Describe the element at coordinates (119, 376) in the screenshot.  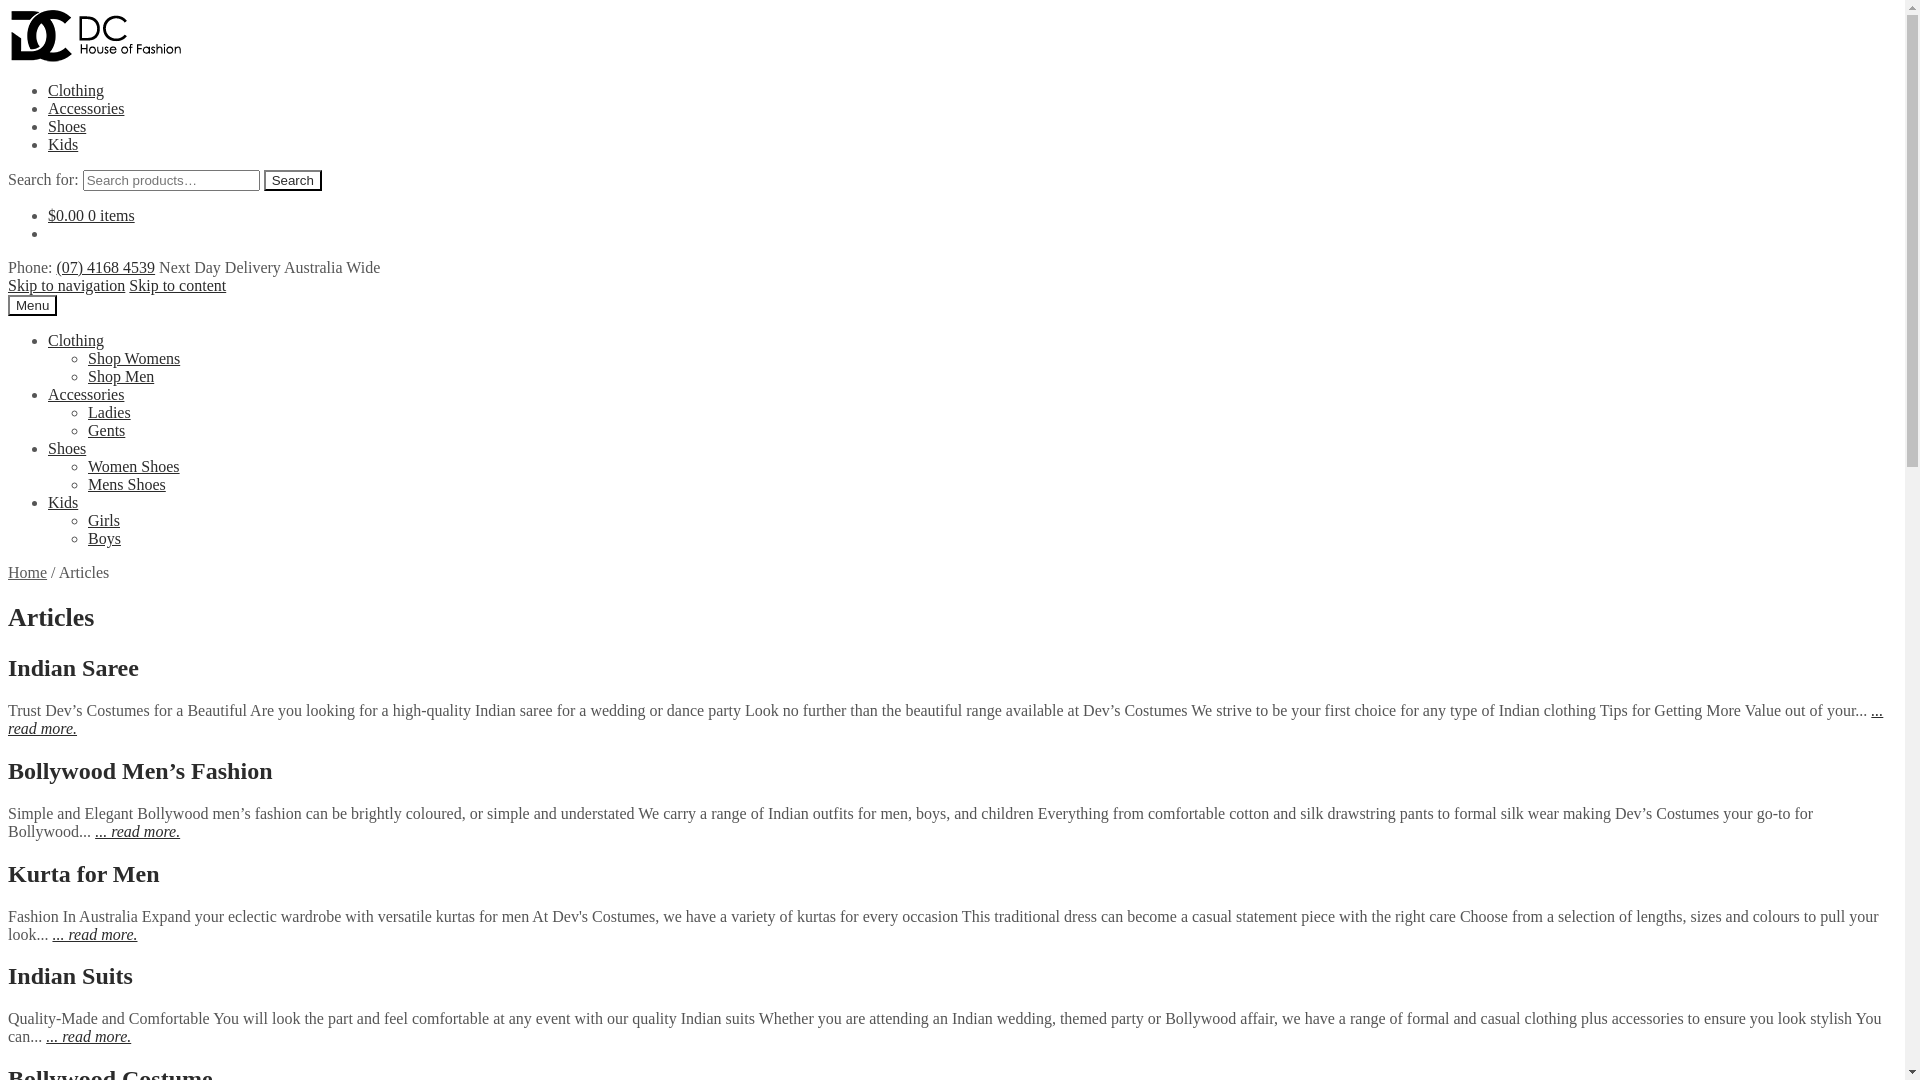
I see `'Shop Men'` at that location.